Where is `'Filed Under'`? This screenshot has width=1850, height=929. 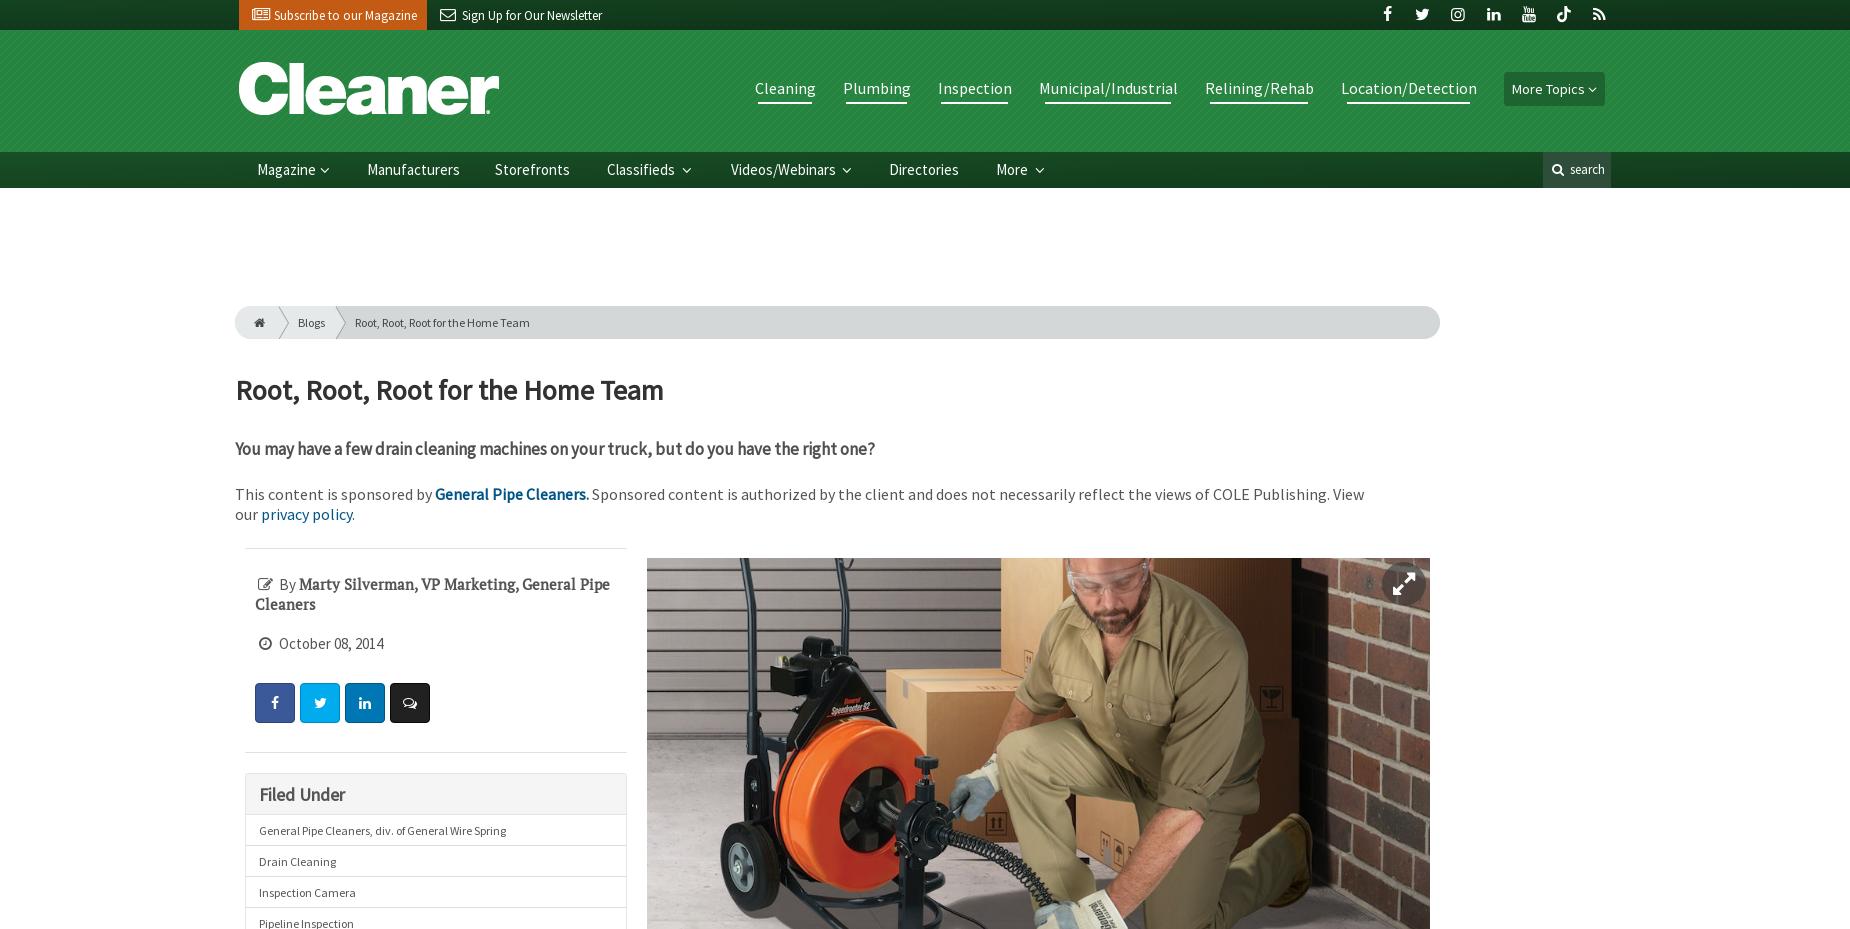
'Filed Under' is located at coordinates (299, 792).